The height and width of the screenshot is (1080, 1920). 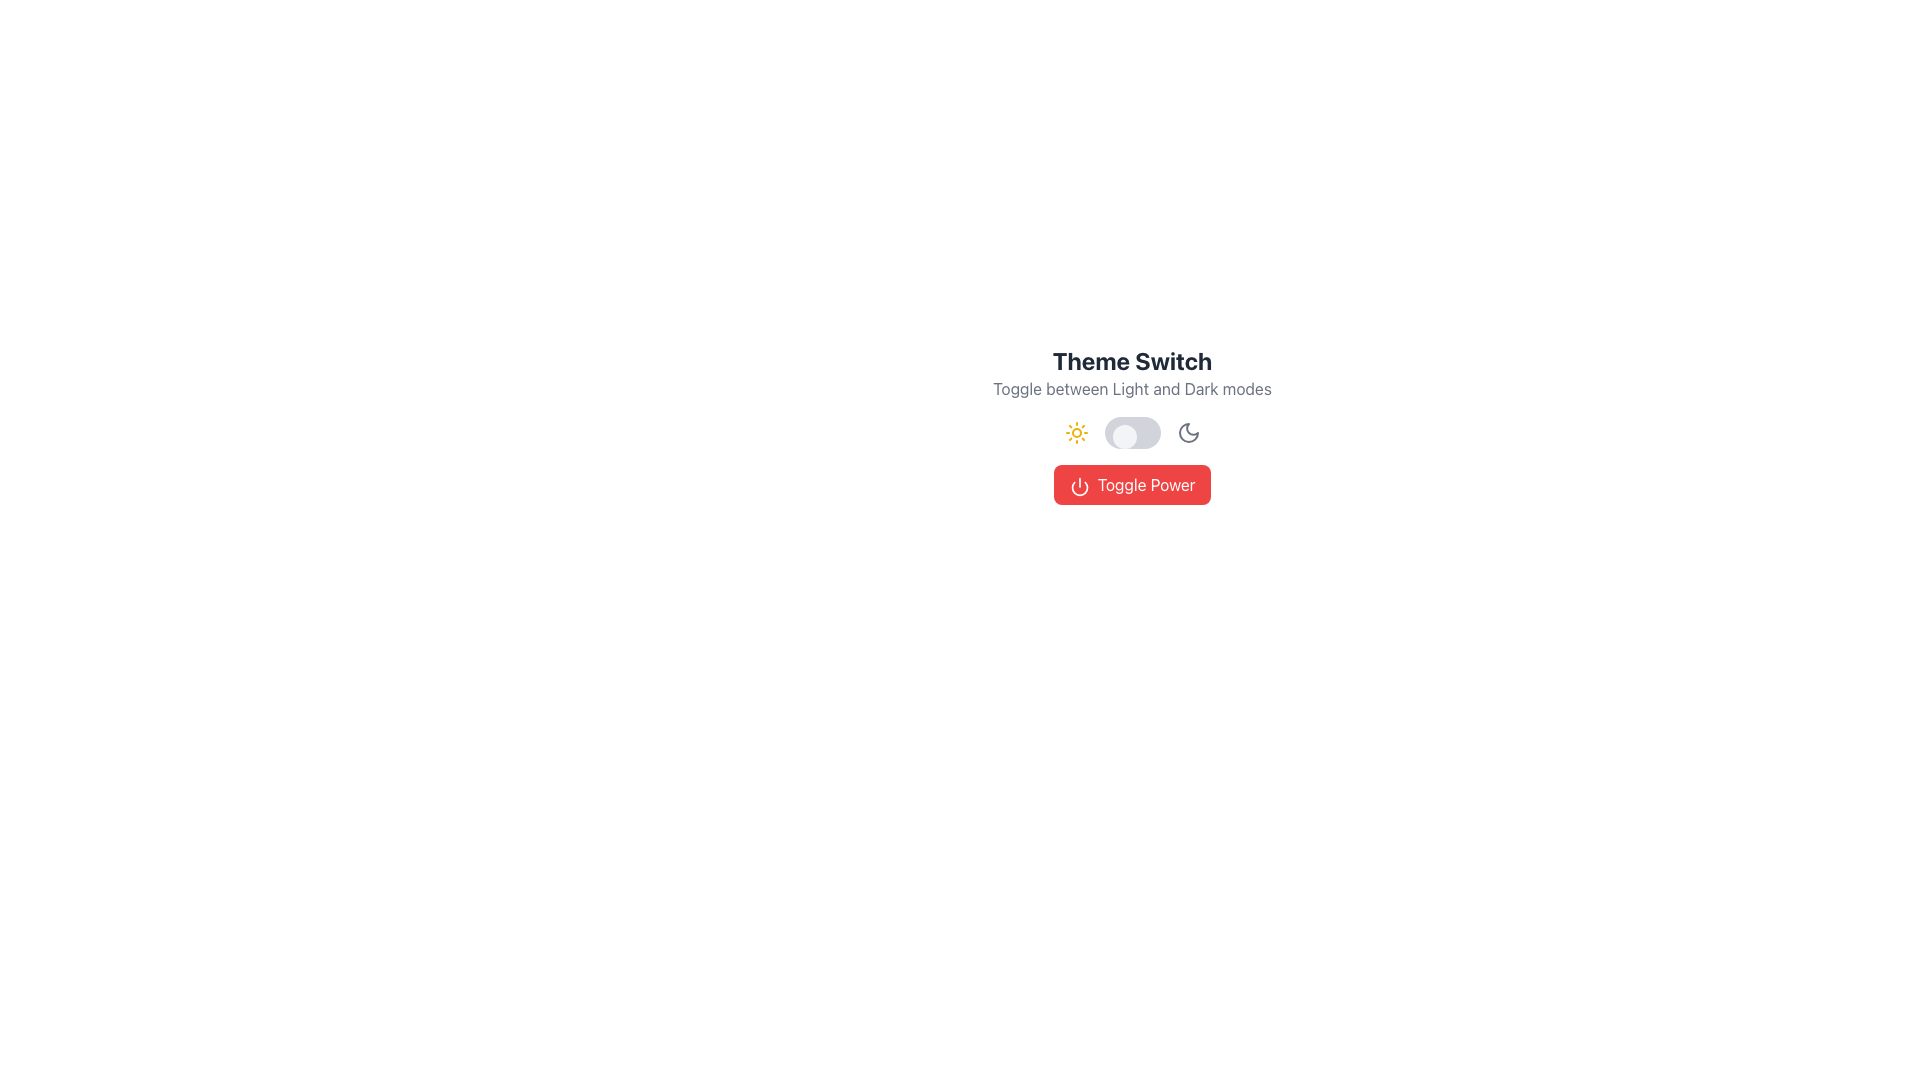 I want to click on the dark mode toggle icon, which is the second icon from the left in the row below the 'Theme Switch' label, positioned between the sun symbol and the circular arrow symbol, so click(x=1188, y=431).